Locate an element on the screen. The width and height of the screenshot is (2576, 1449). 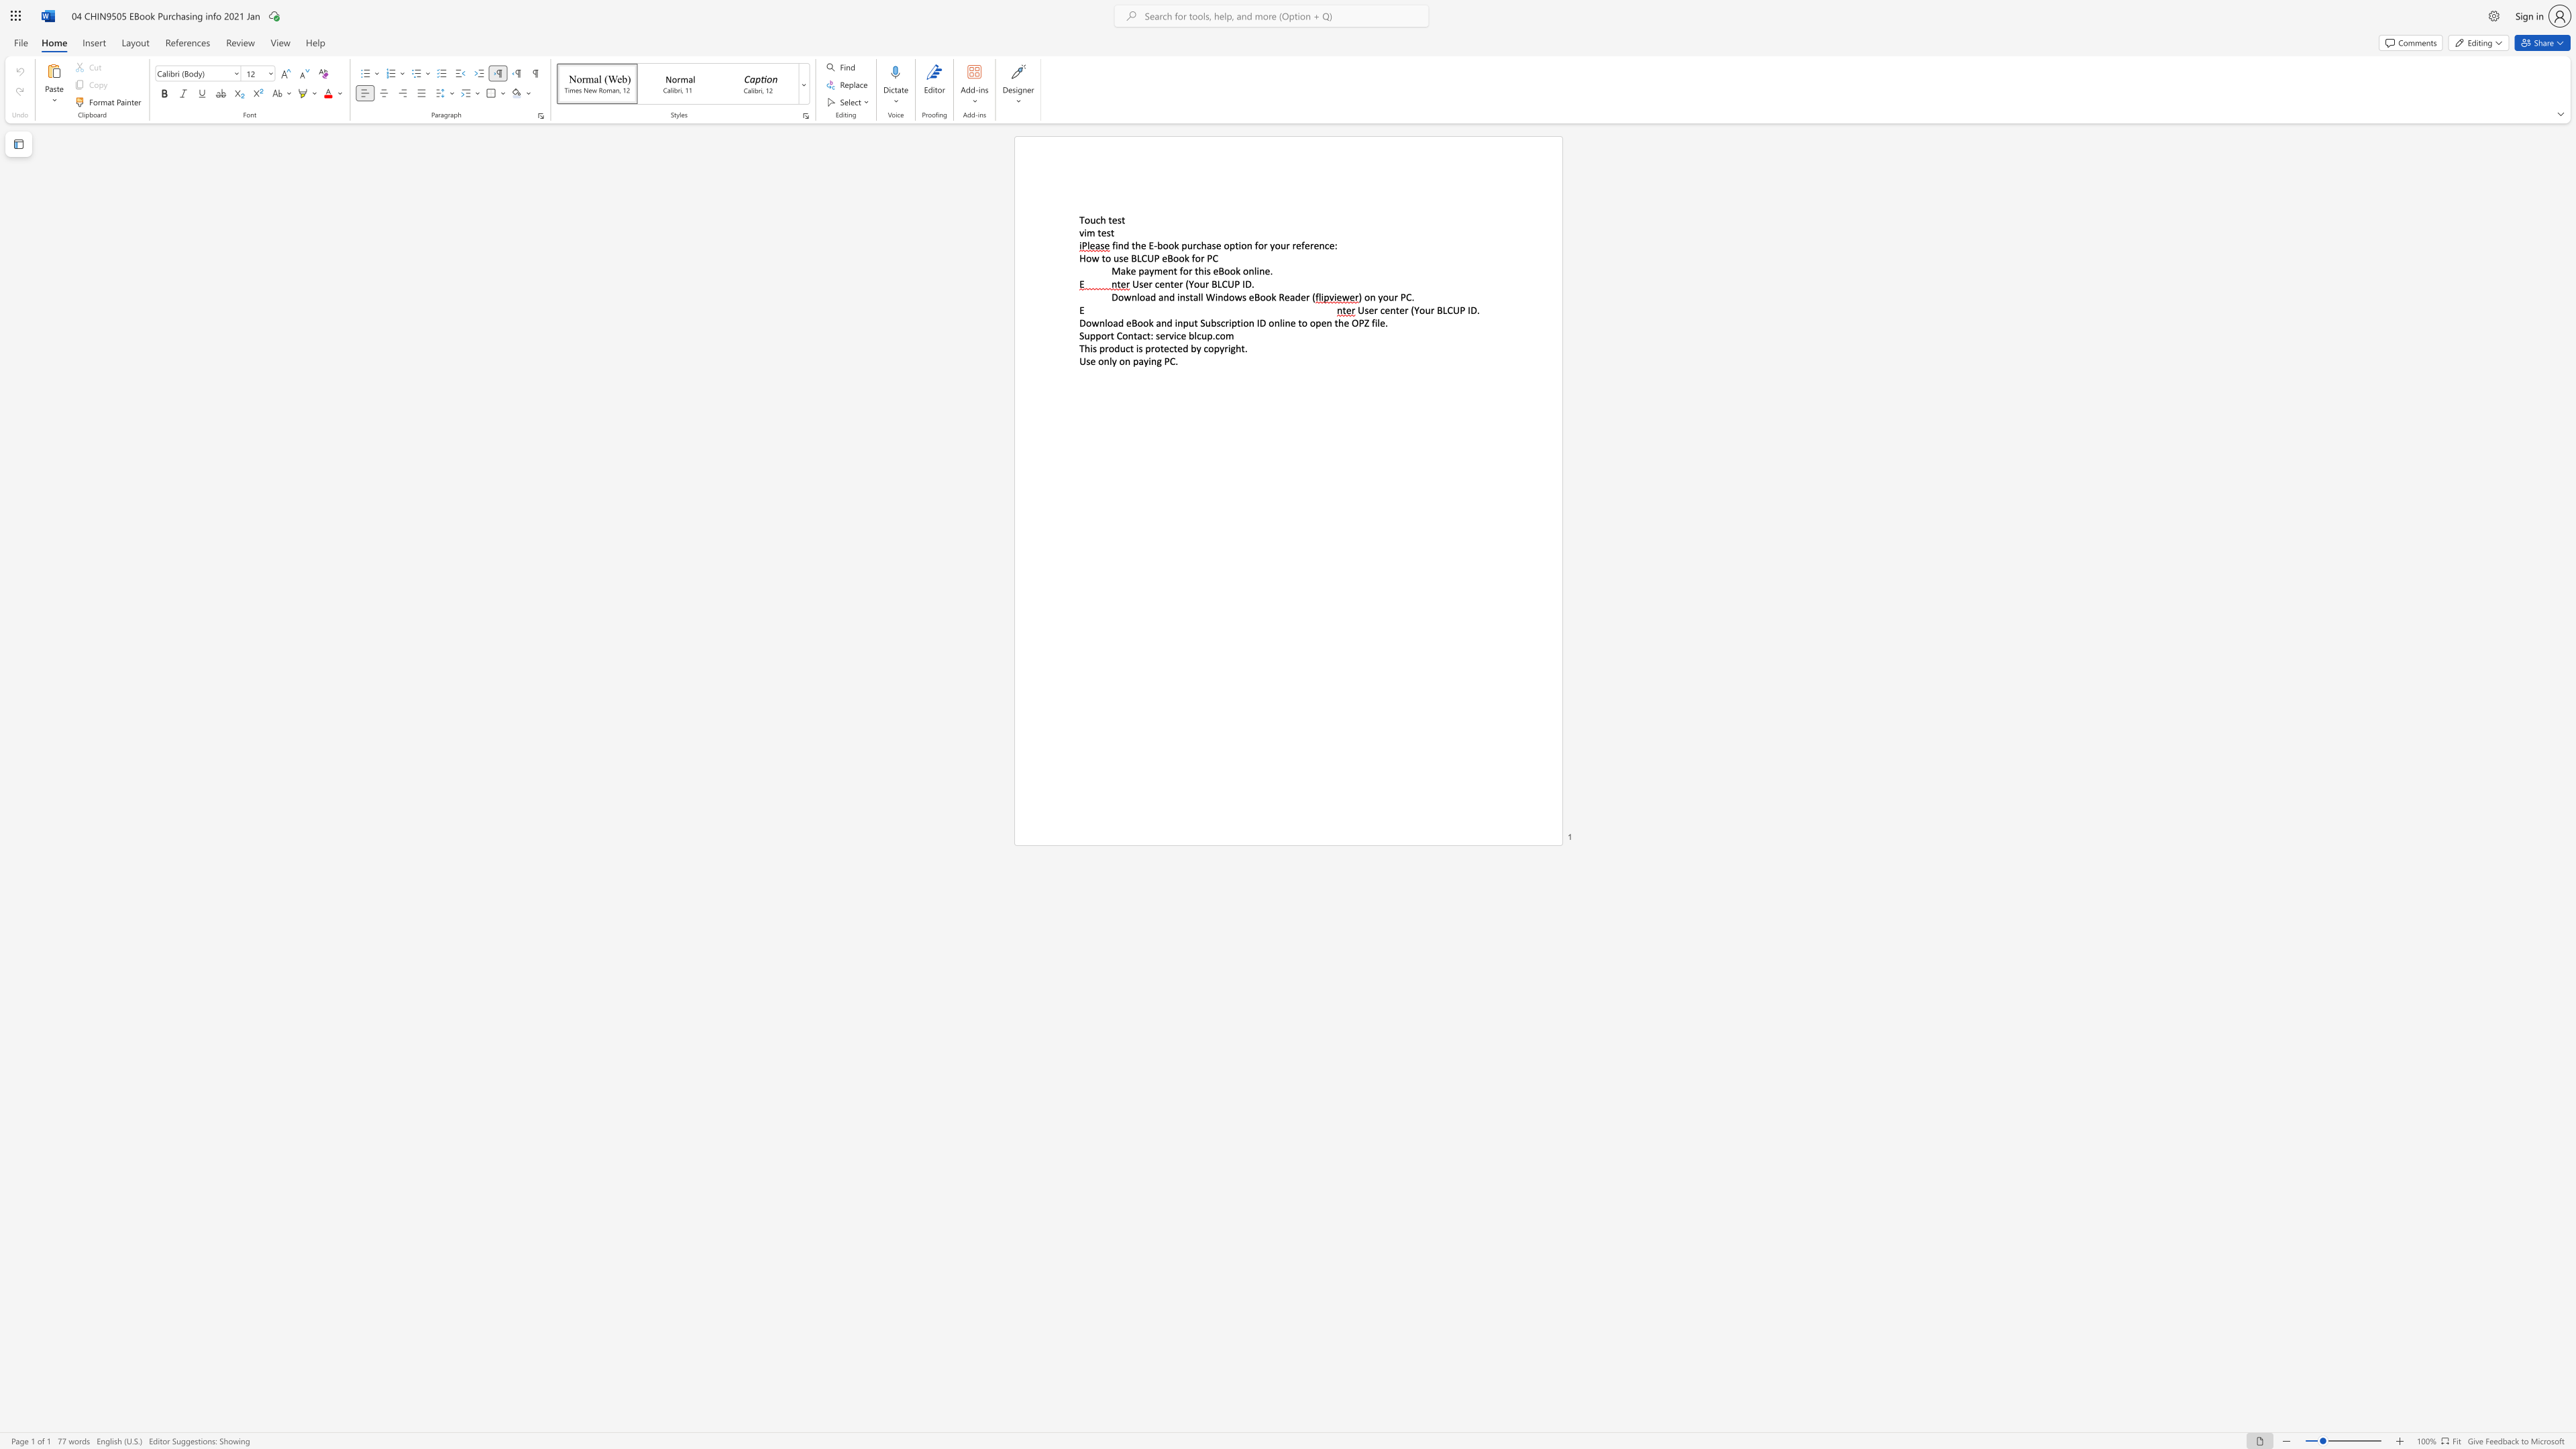
the 1th character "u" in the text is located at coordinates (1092, 219).